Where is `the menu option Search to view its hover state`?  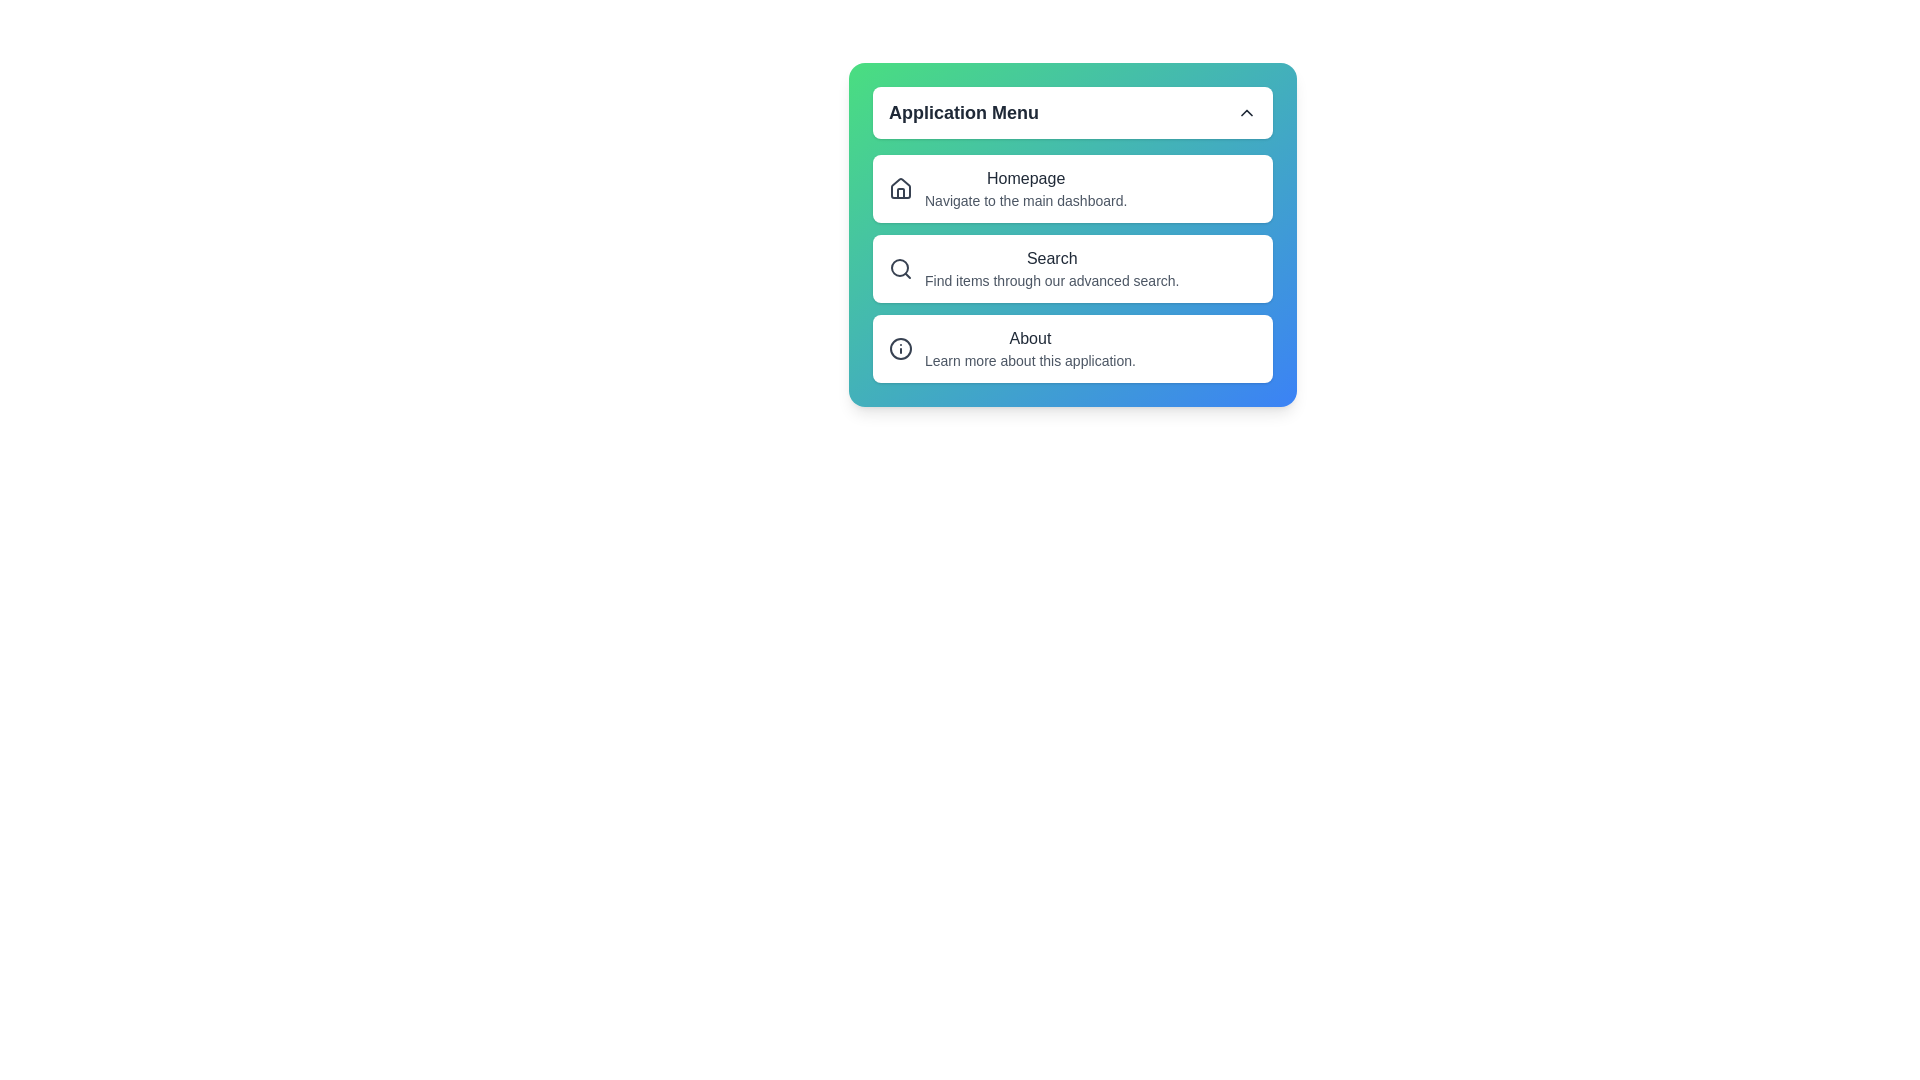
the menu option Search to view its hover state is located at coordinates (1072, 268).